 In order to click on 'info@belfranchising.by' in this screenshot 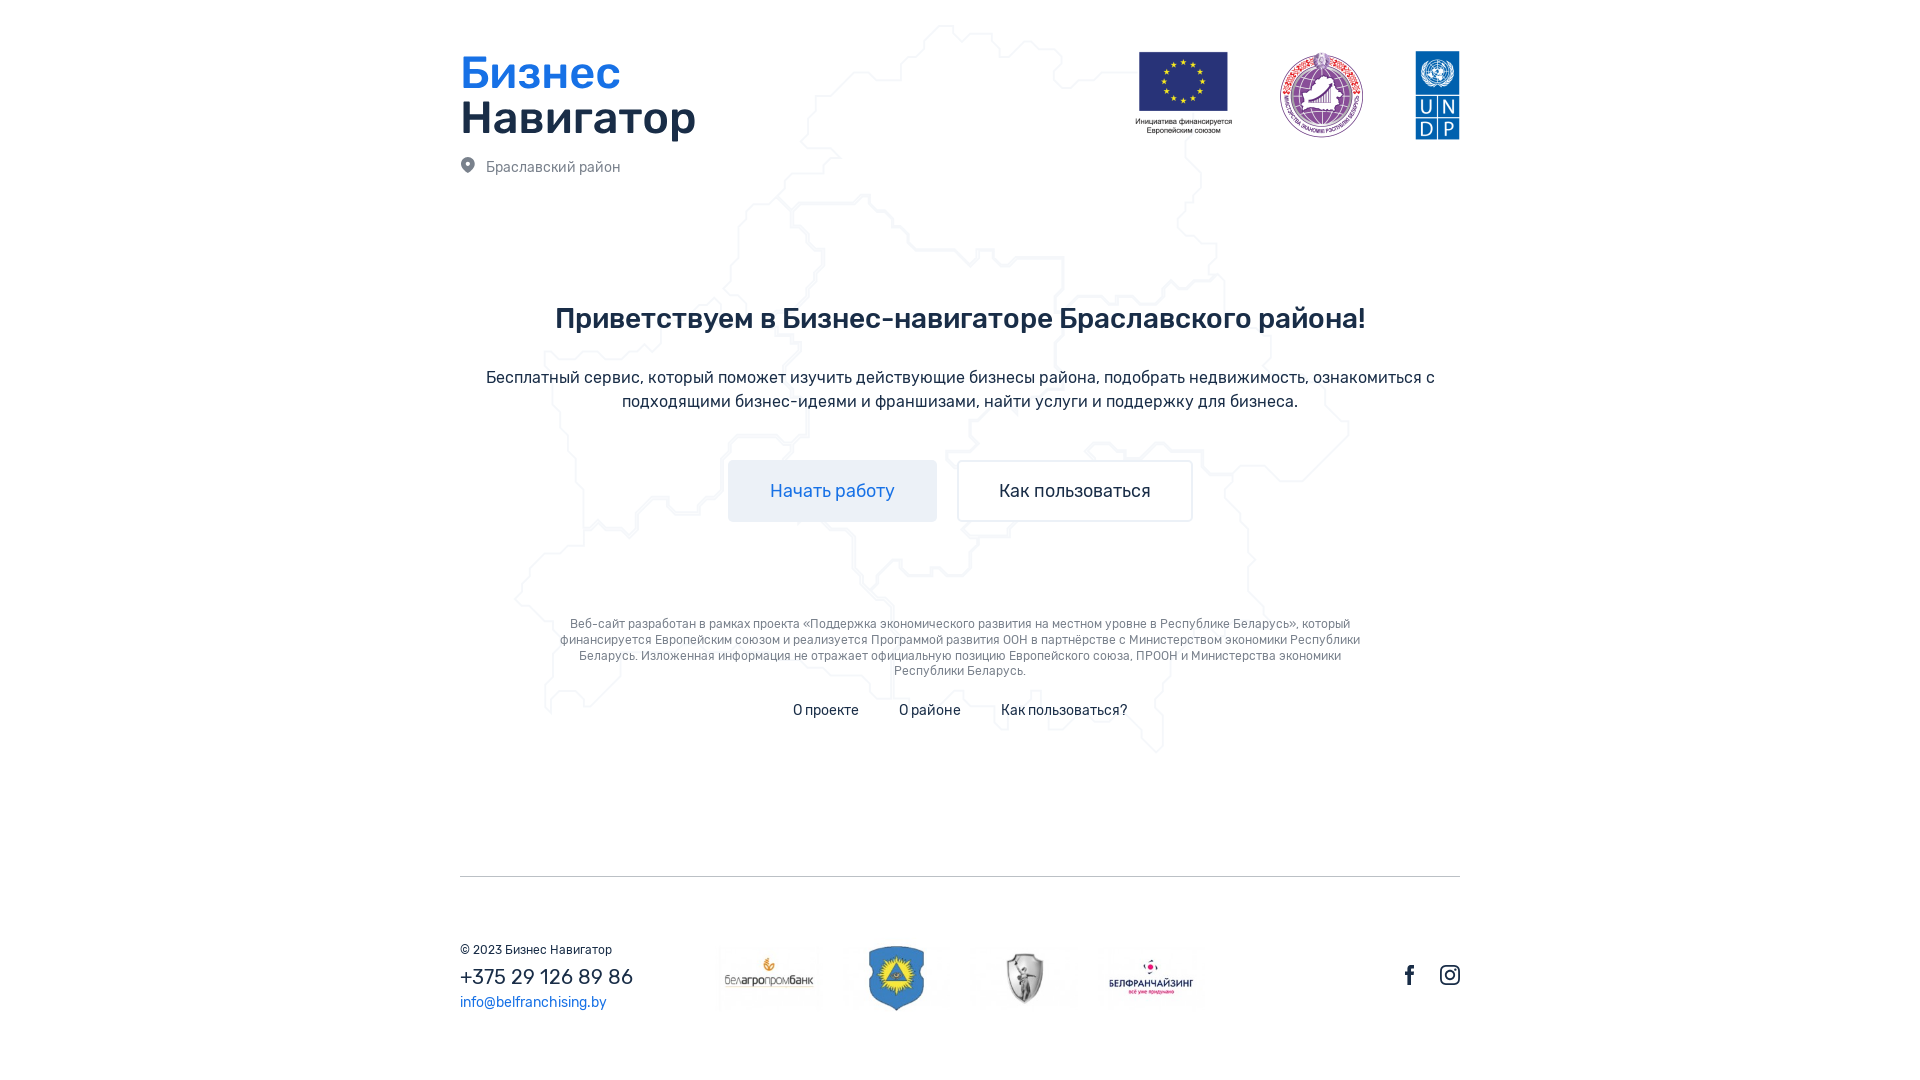, I will do `click(459, 1002)`.